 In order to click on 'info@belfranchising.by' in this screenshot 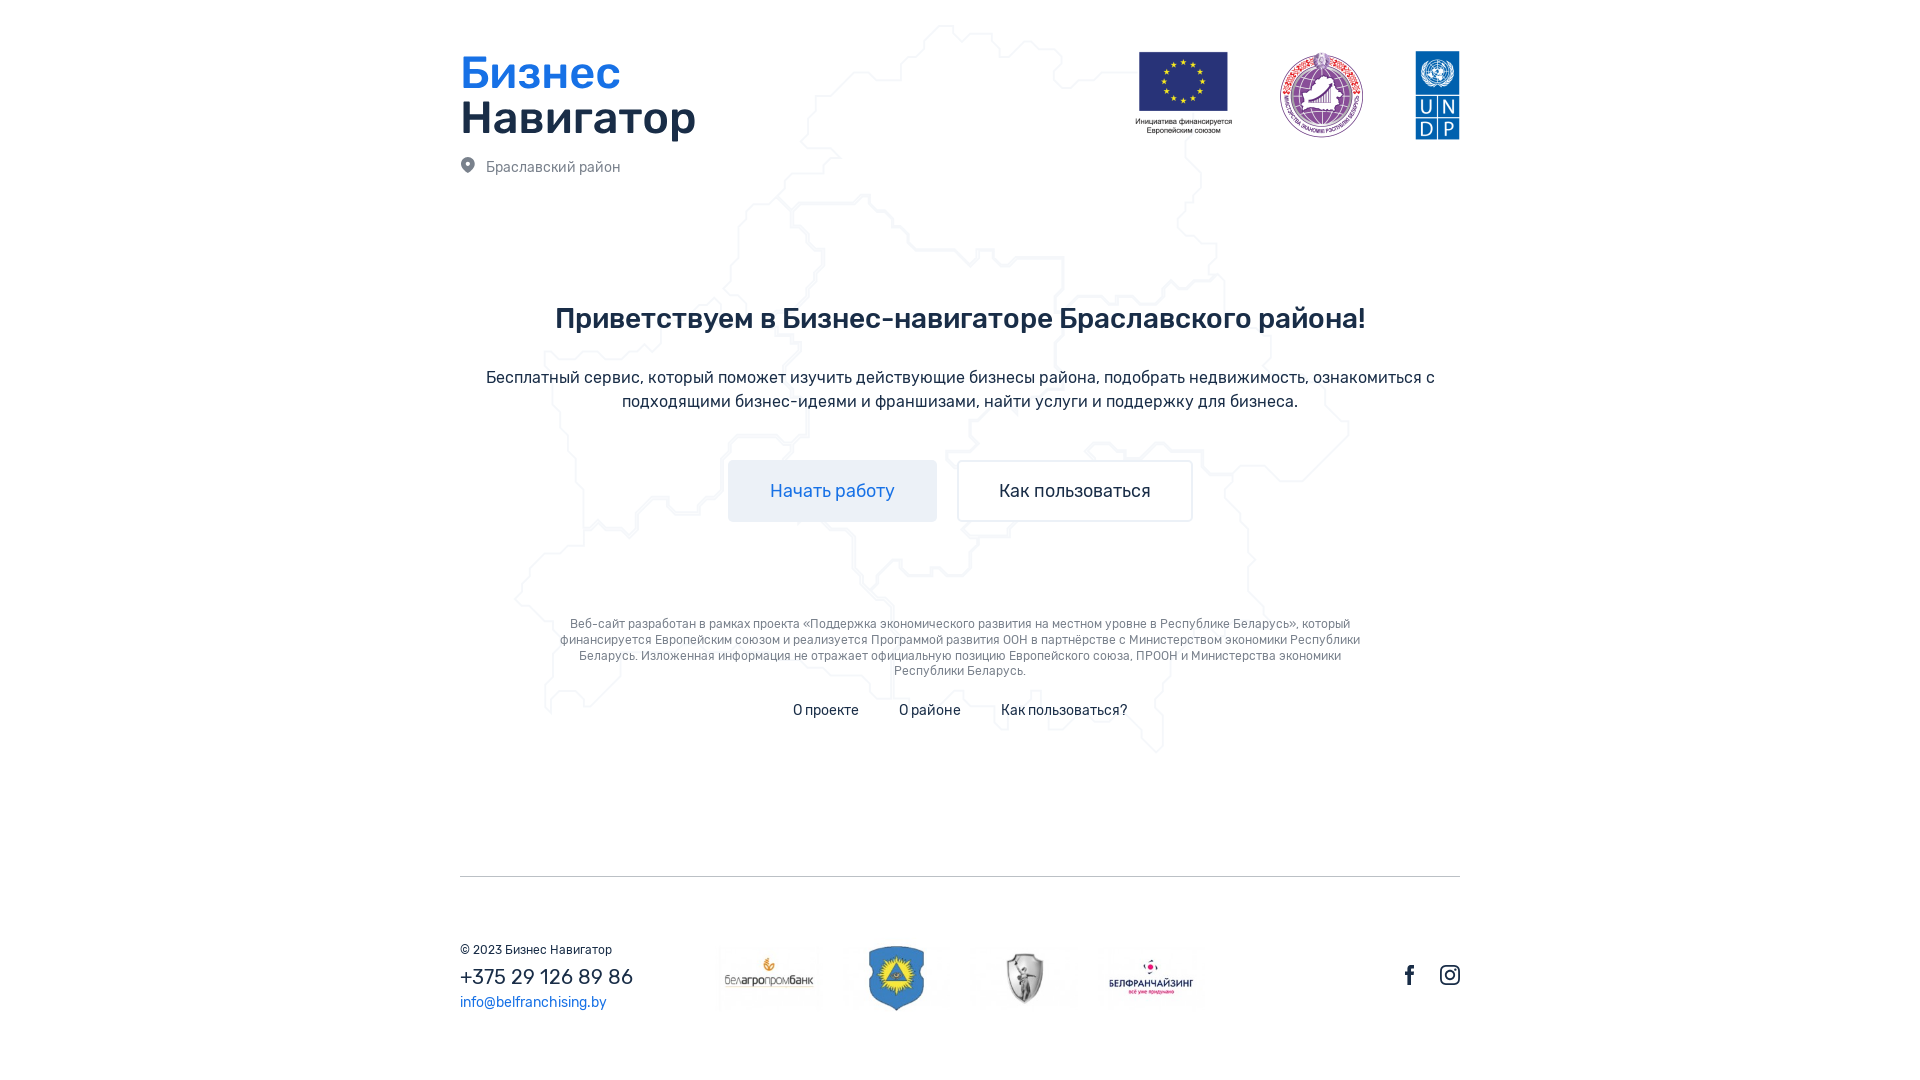, I will do `click(459, 1002)`.